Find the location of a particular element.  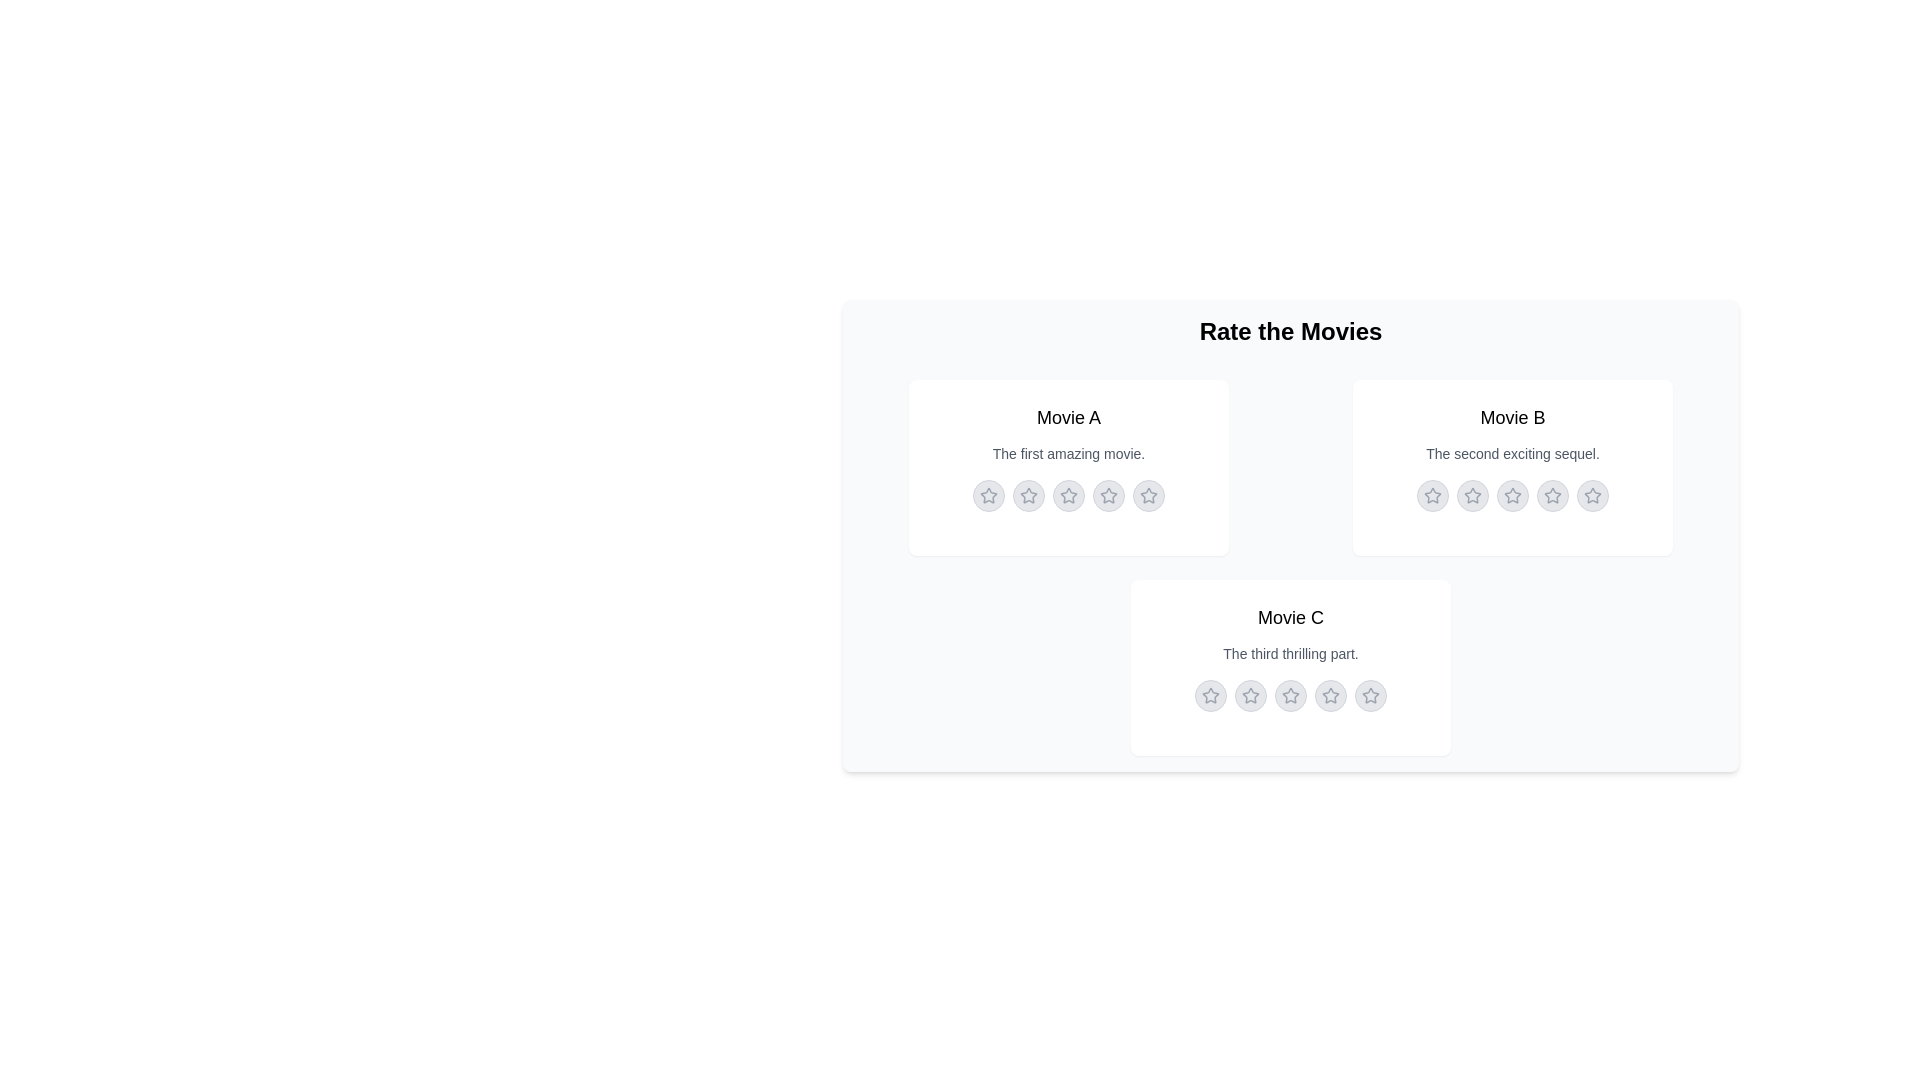

the first rating star in the rating system under the 'Movie B' card is located at coordinates (1432, 495).